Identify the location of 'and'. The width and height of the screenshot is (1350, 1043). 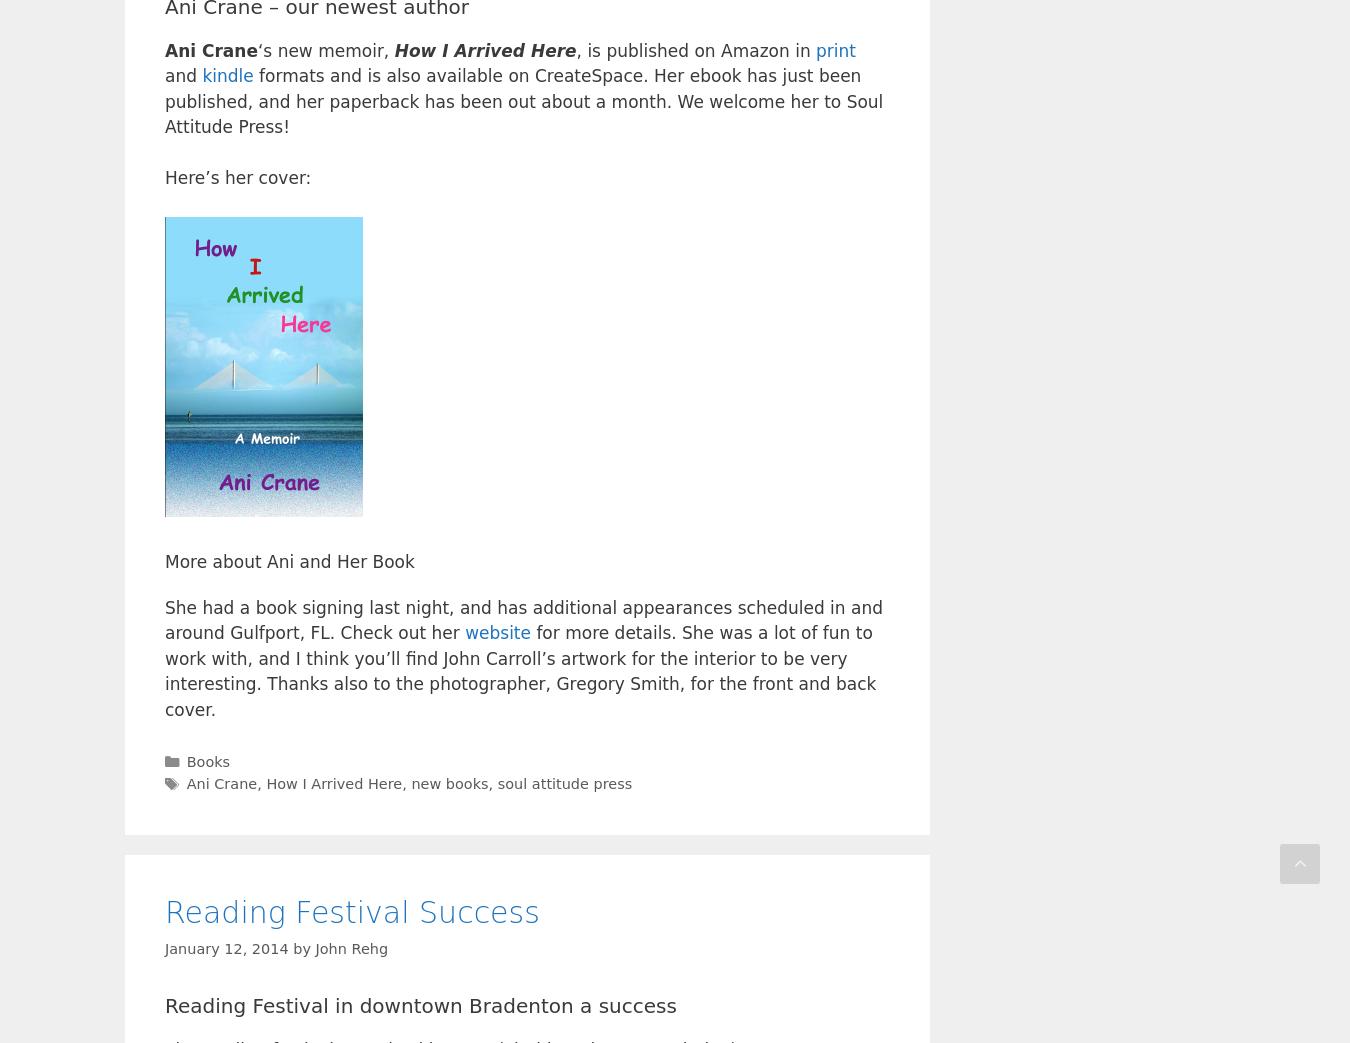
(183, 76).